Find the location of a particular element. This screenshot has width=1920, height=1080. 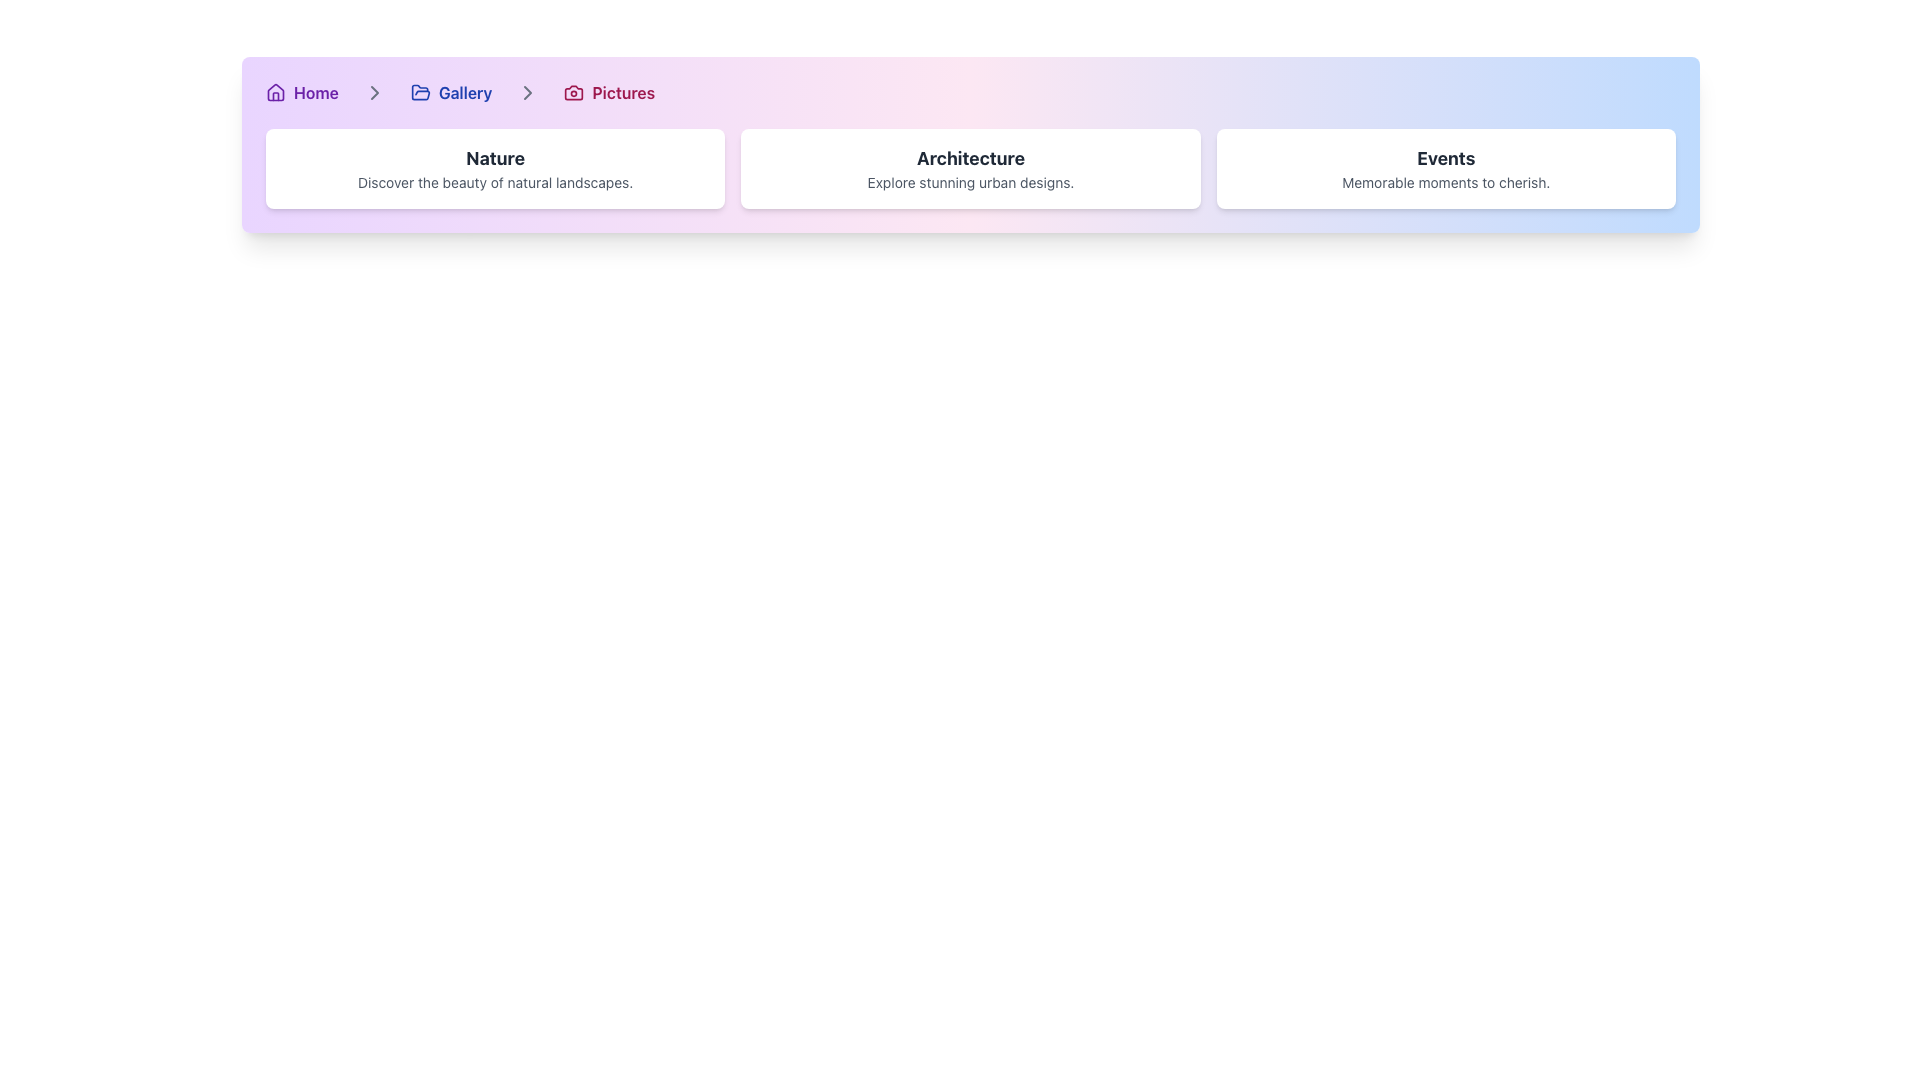

the 'Gallery' navigation label located in the breadcrumb navigation bar is located at coordinates (464, 92).